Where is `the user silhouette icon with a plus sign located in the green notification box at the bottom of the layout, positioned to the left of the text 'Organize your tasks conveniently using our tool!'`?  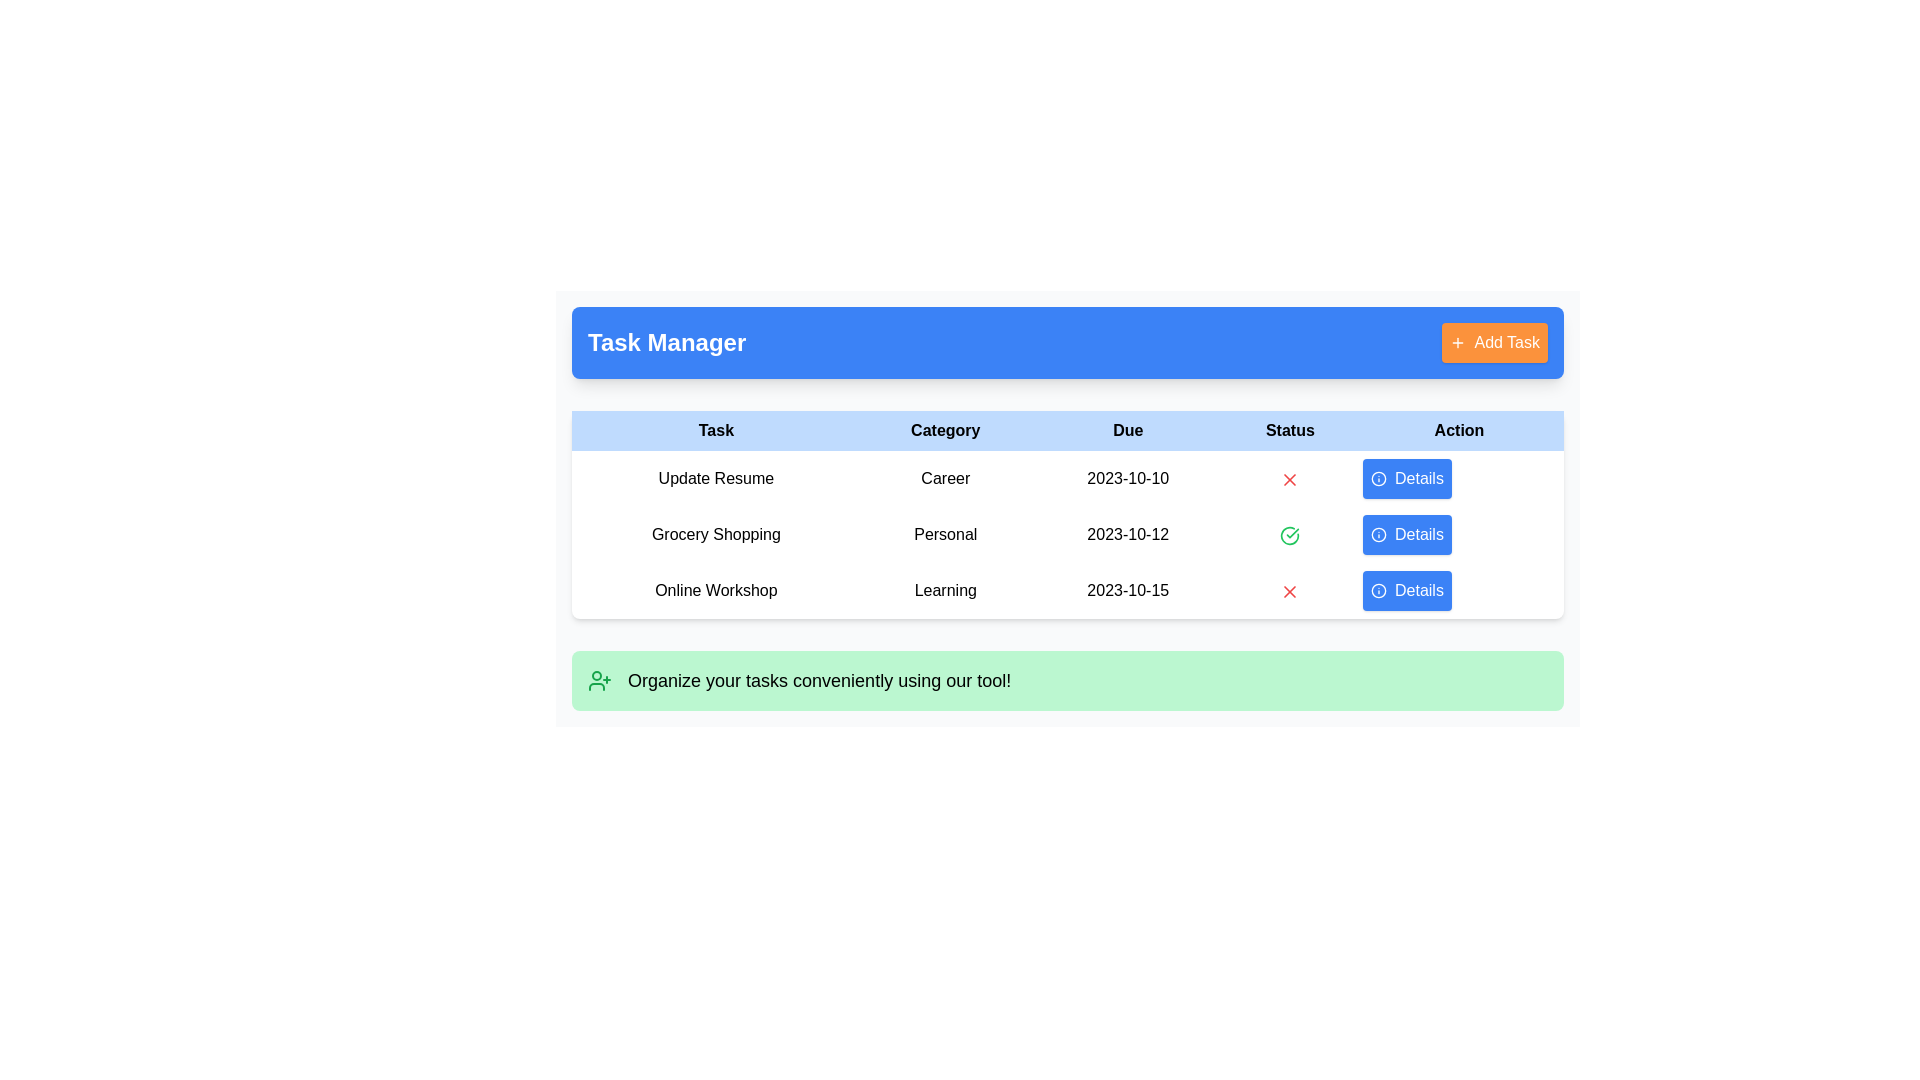 the user silhouette icon with a plus sign located in the green notification box at the bottom of the layout, positioned to the left of the text 'Organize your tasks conveniently using our tool!' is located at coordinates (599, 680).